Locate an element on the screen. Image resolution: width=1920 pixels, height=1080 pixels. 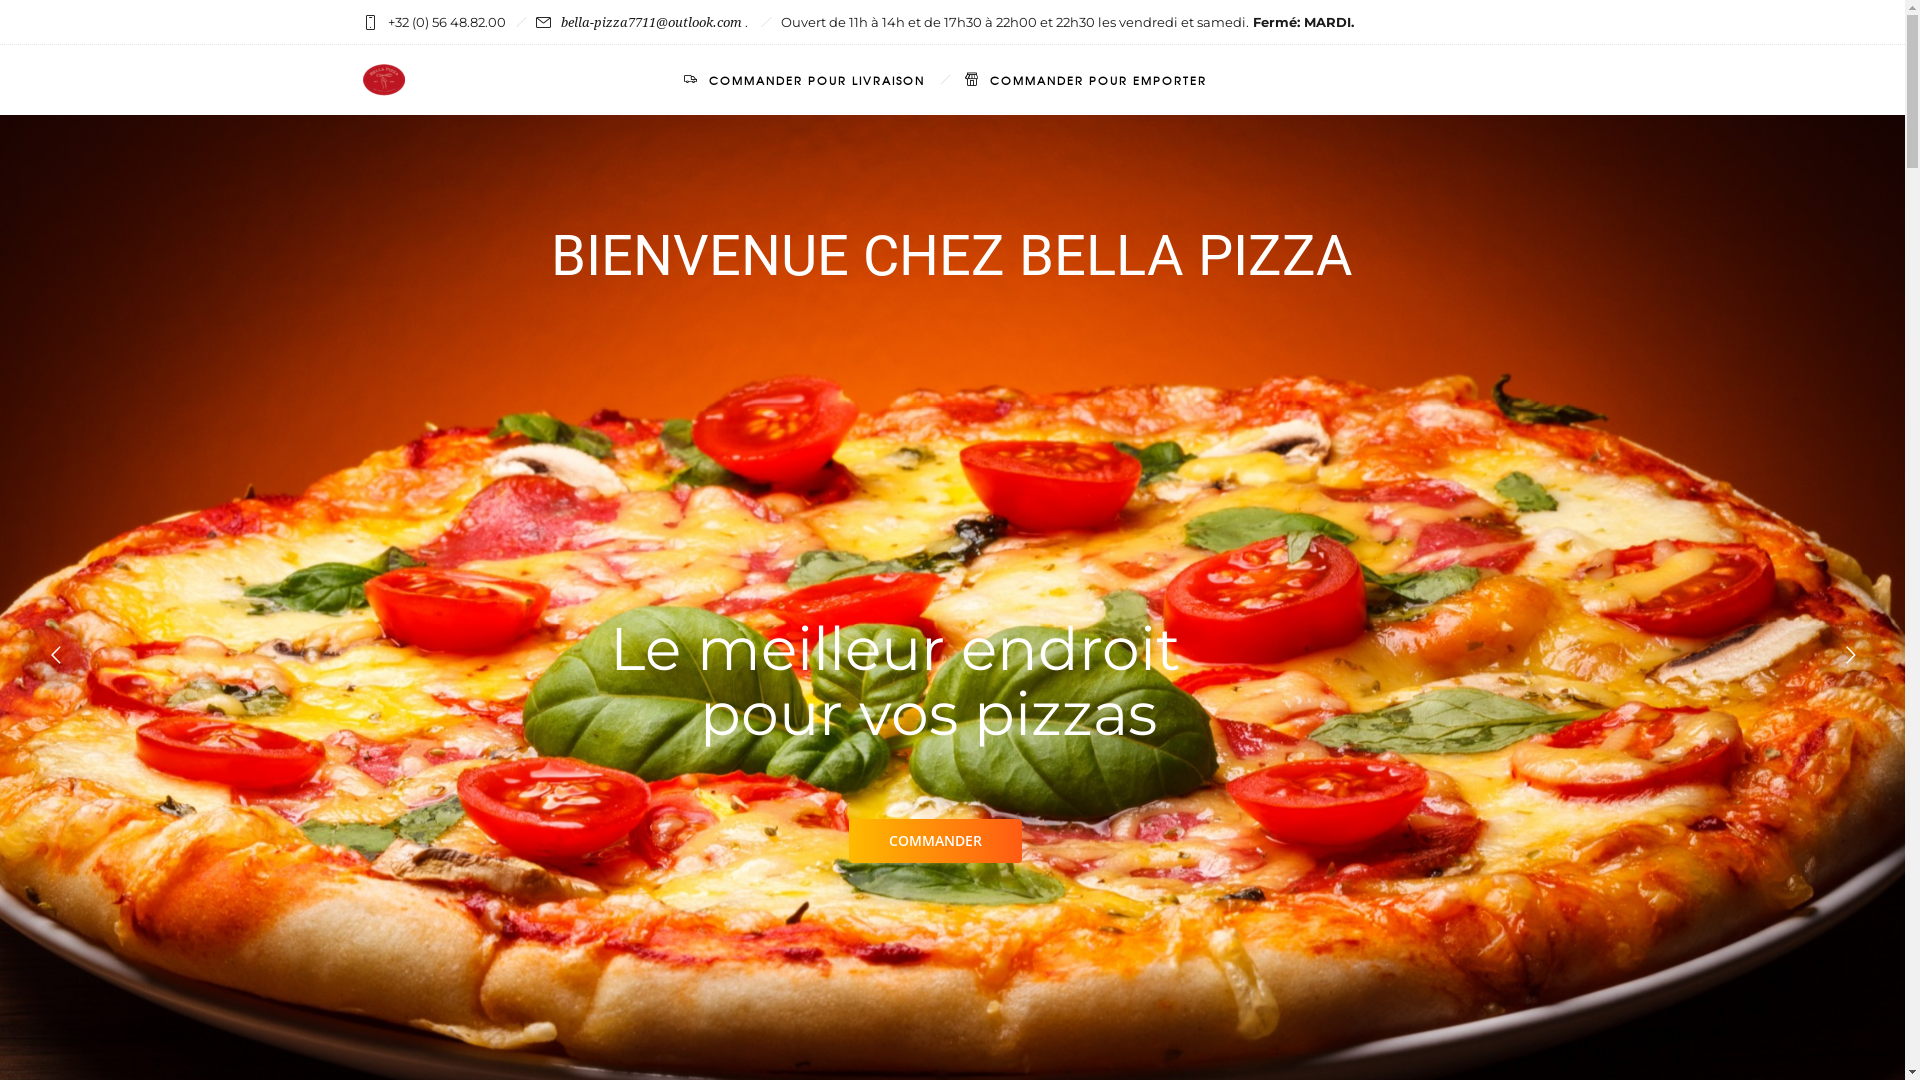
'COMMANDER POUR LIVRAISON' is located at coordinates (804, 79).